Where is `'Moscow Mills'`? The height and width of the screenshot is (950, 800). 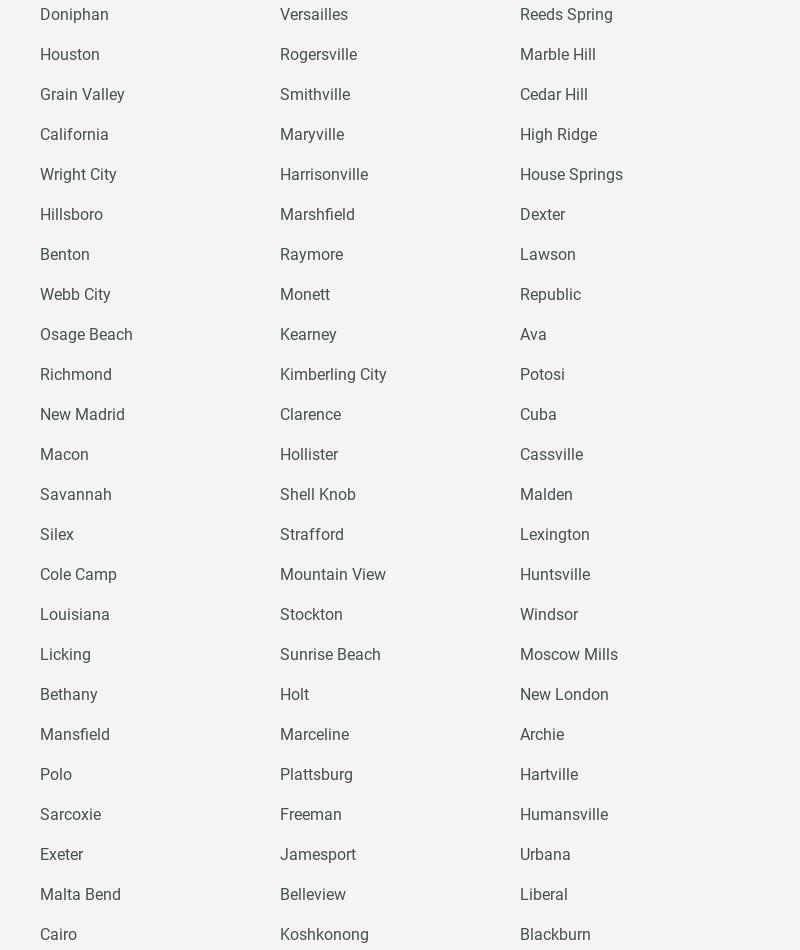 'Moscow Mills' is located at coordinates (567, 654).